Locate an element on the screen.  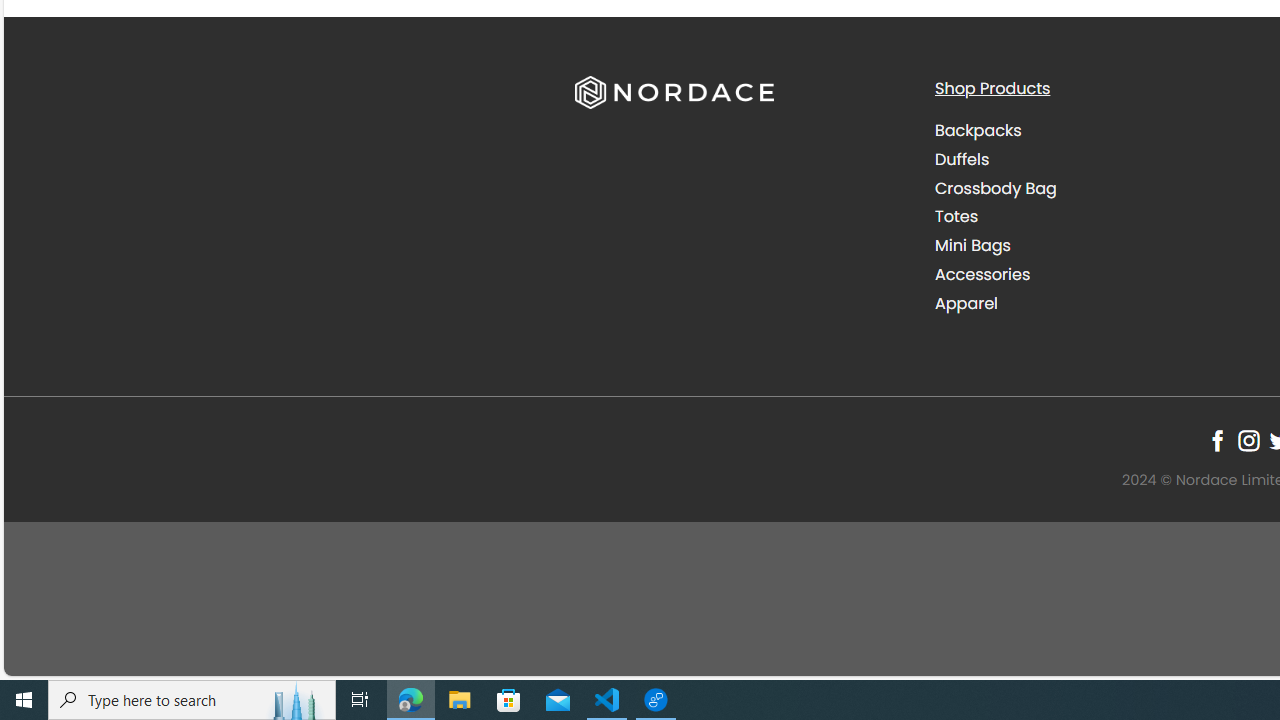
'Follow on Instagram' is located at coordinates (1247, 440).